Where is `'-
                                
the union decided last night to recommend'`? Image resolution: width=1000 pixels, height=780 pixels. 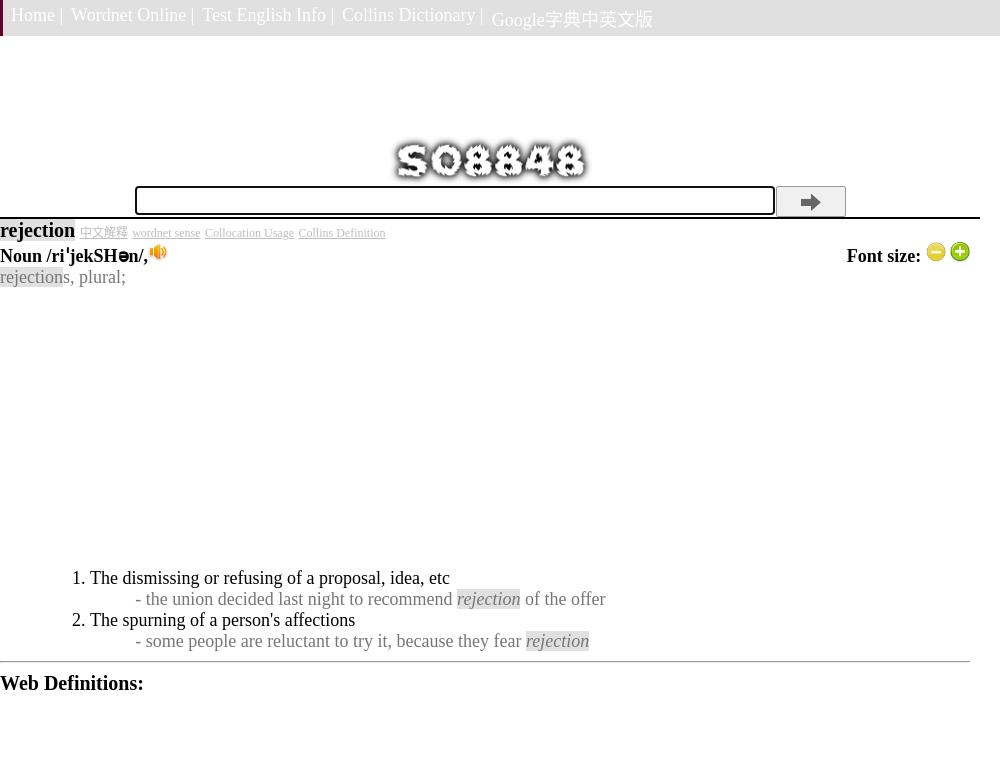 '-
                                
the union decided last night to recommend' is located at coordinates (296, 598).